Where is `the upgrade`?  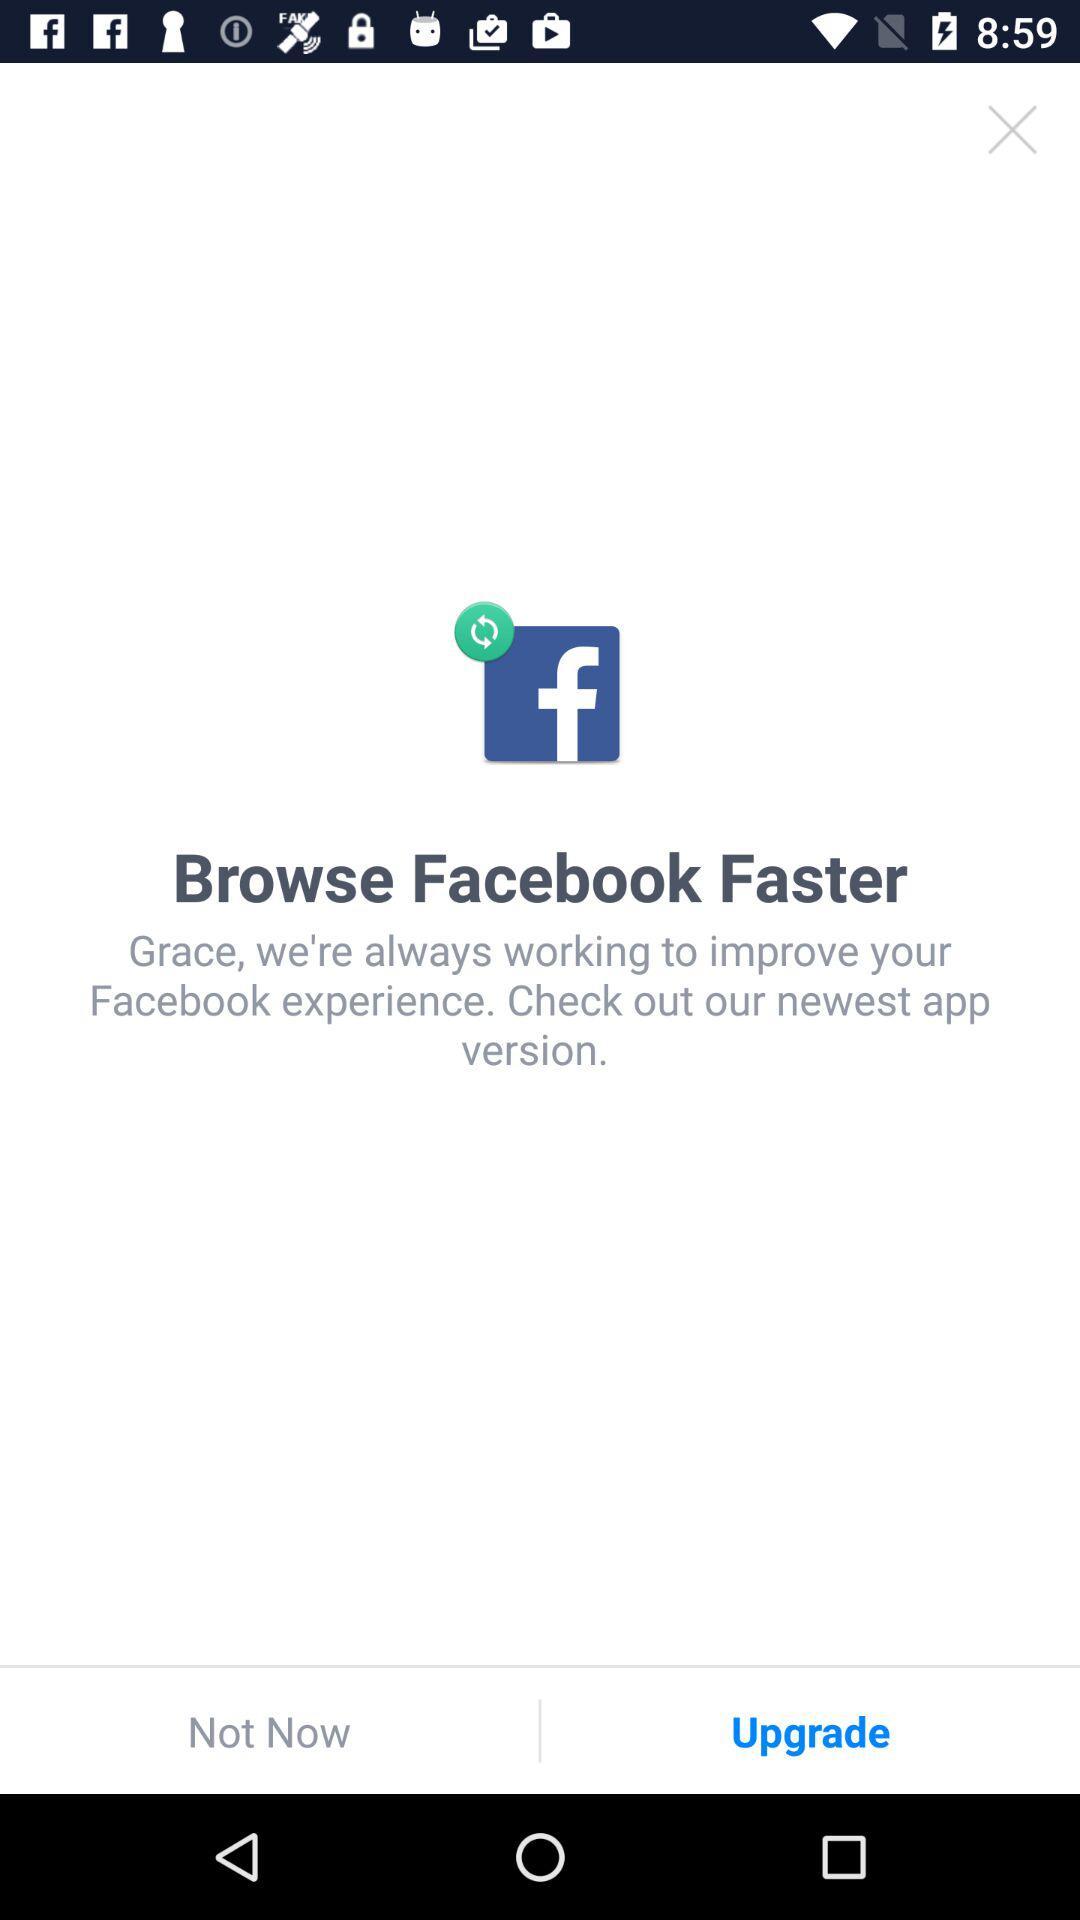
the upgrade is located at coordinates (810, 1730).